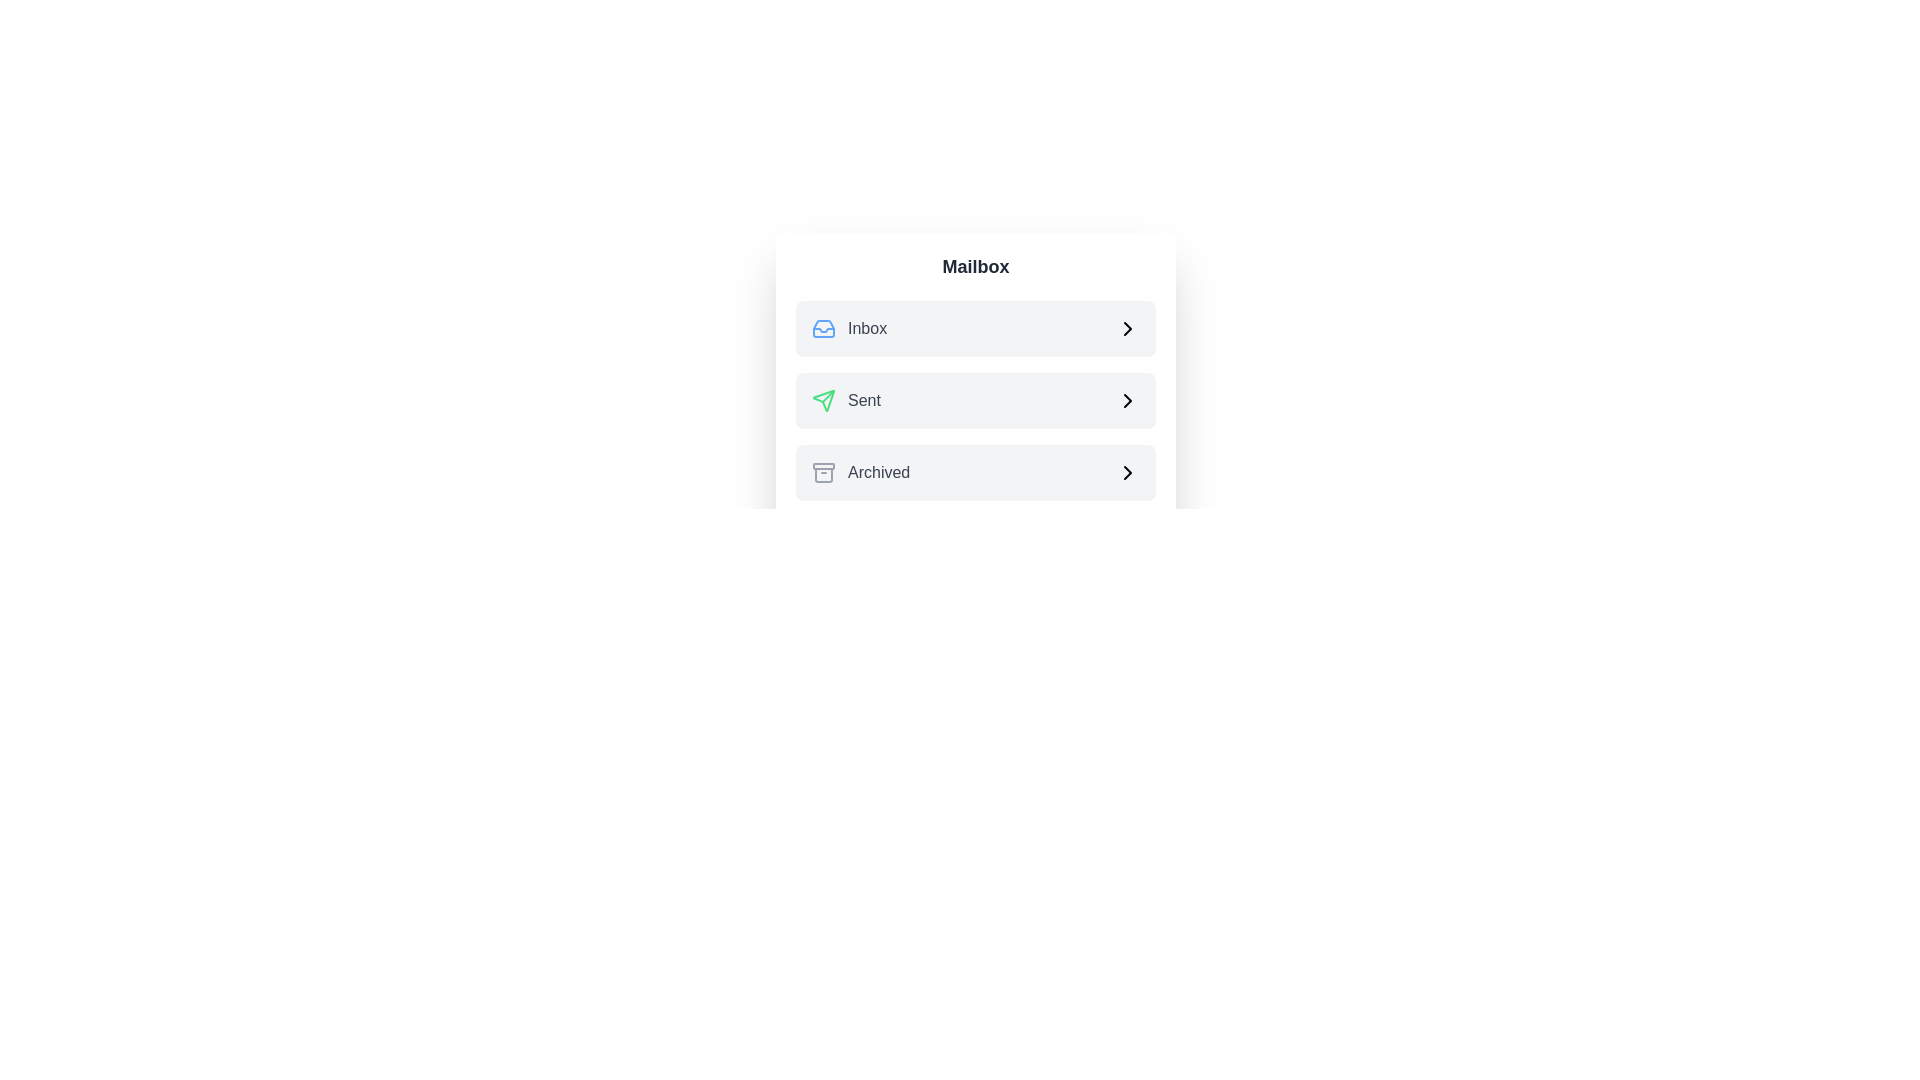 Image resolution: width=1920 pixels, height=1080 pixels. Describe the element at coordinates (1128, 327) in the screenshot. I see `the Right Arrow icon located on the far right side of the 'Inbox' row in the 'Mailbox' section` at that location.